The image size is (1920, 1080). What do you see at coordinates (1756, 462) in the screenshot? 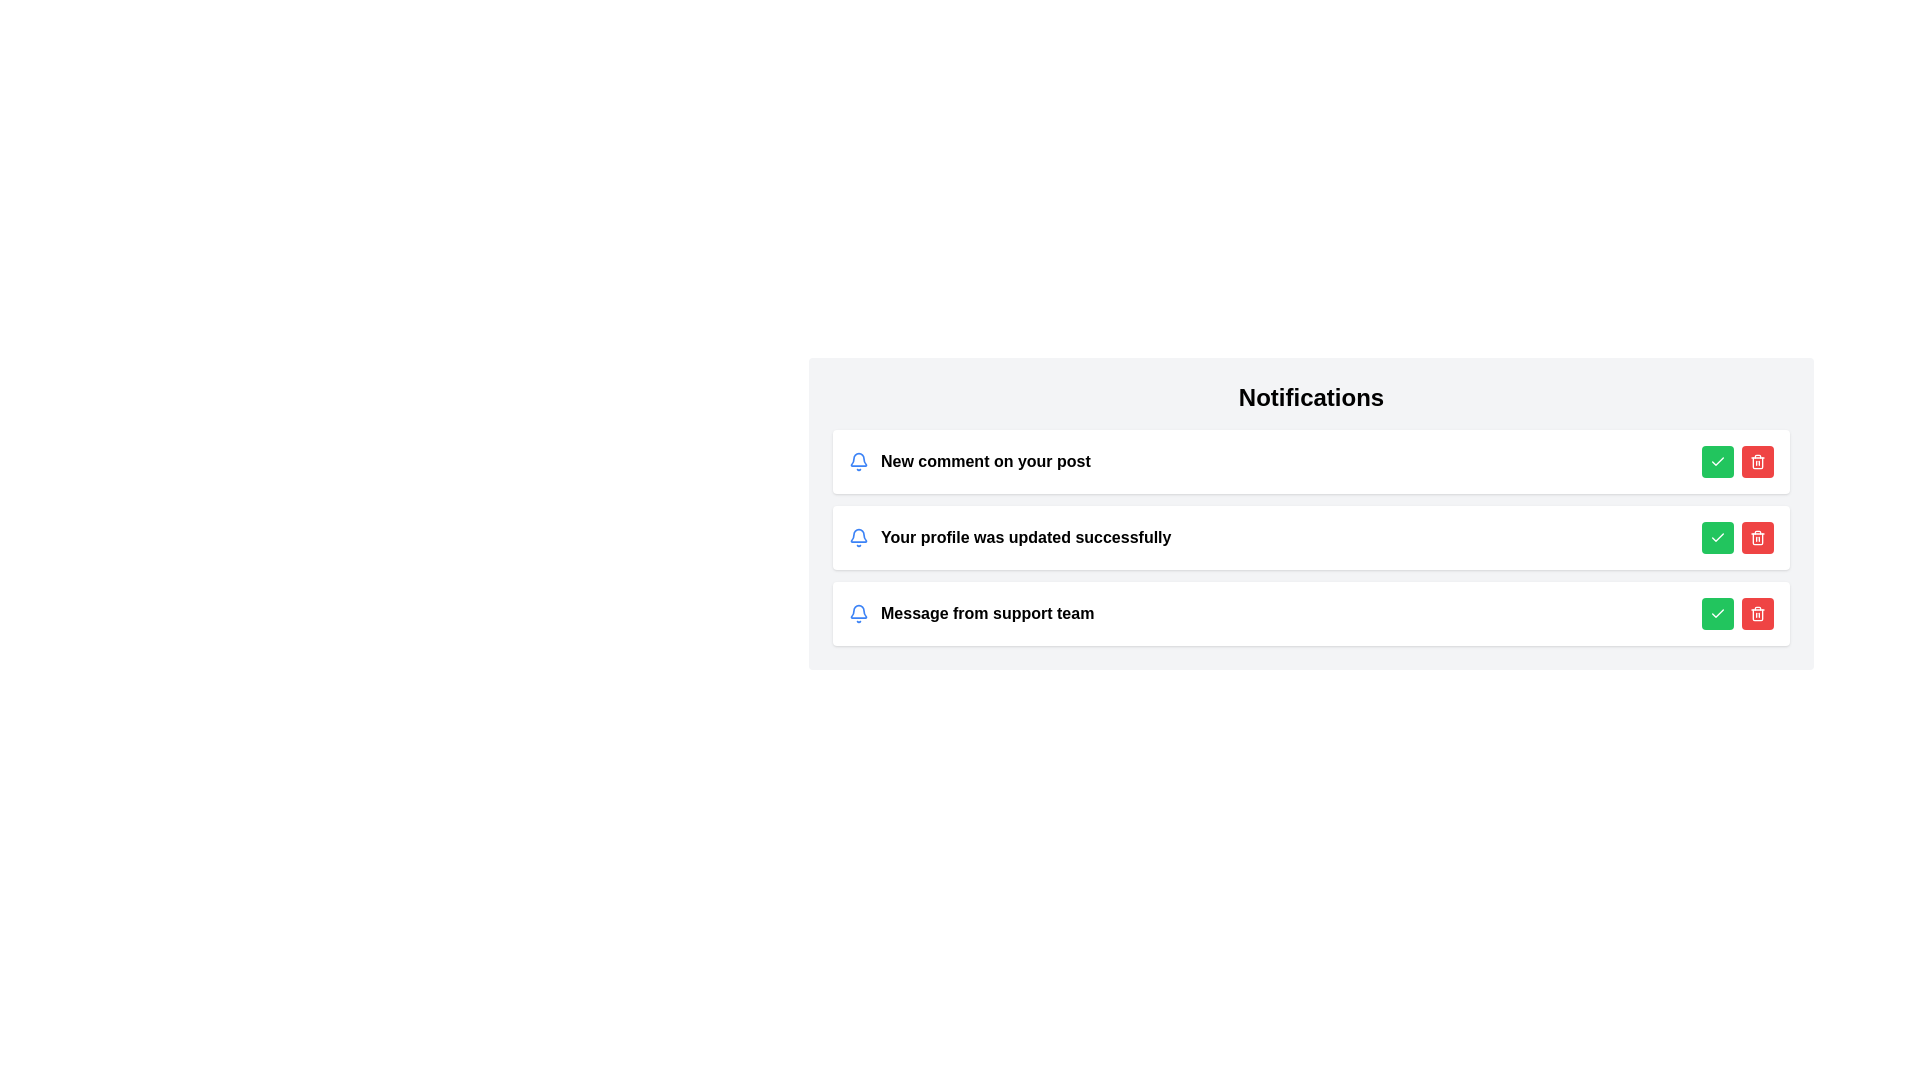
I see `the delete button for the notification with text New comment on your post` at bounding box center [1756, 462].